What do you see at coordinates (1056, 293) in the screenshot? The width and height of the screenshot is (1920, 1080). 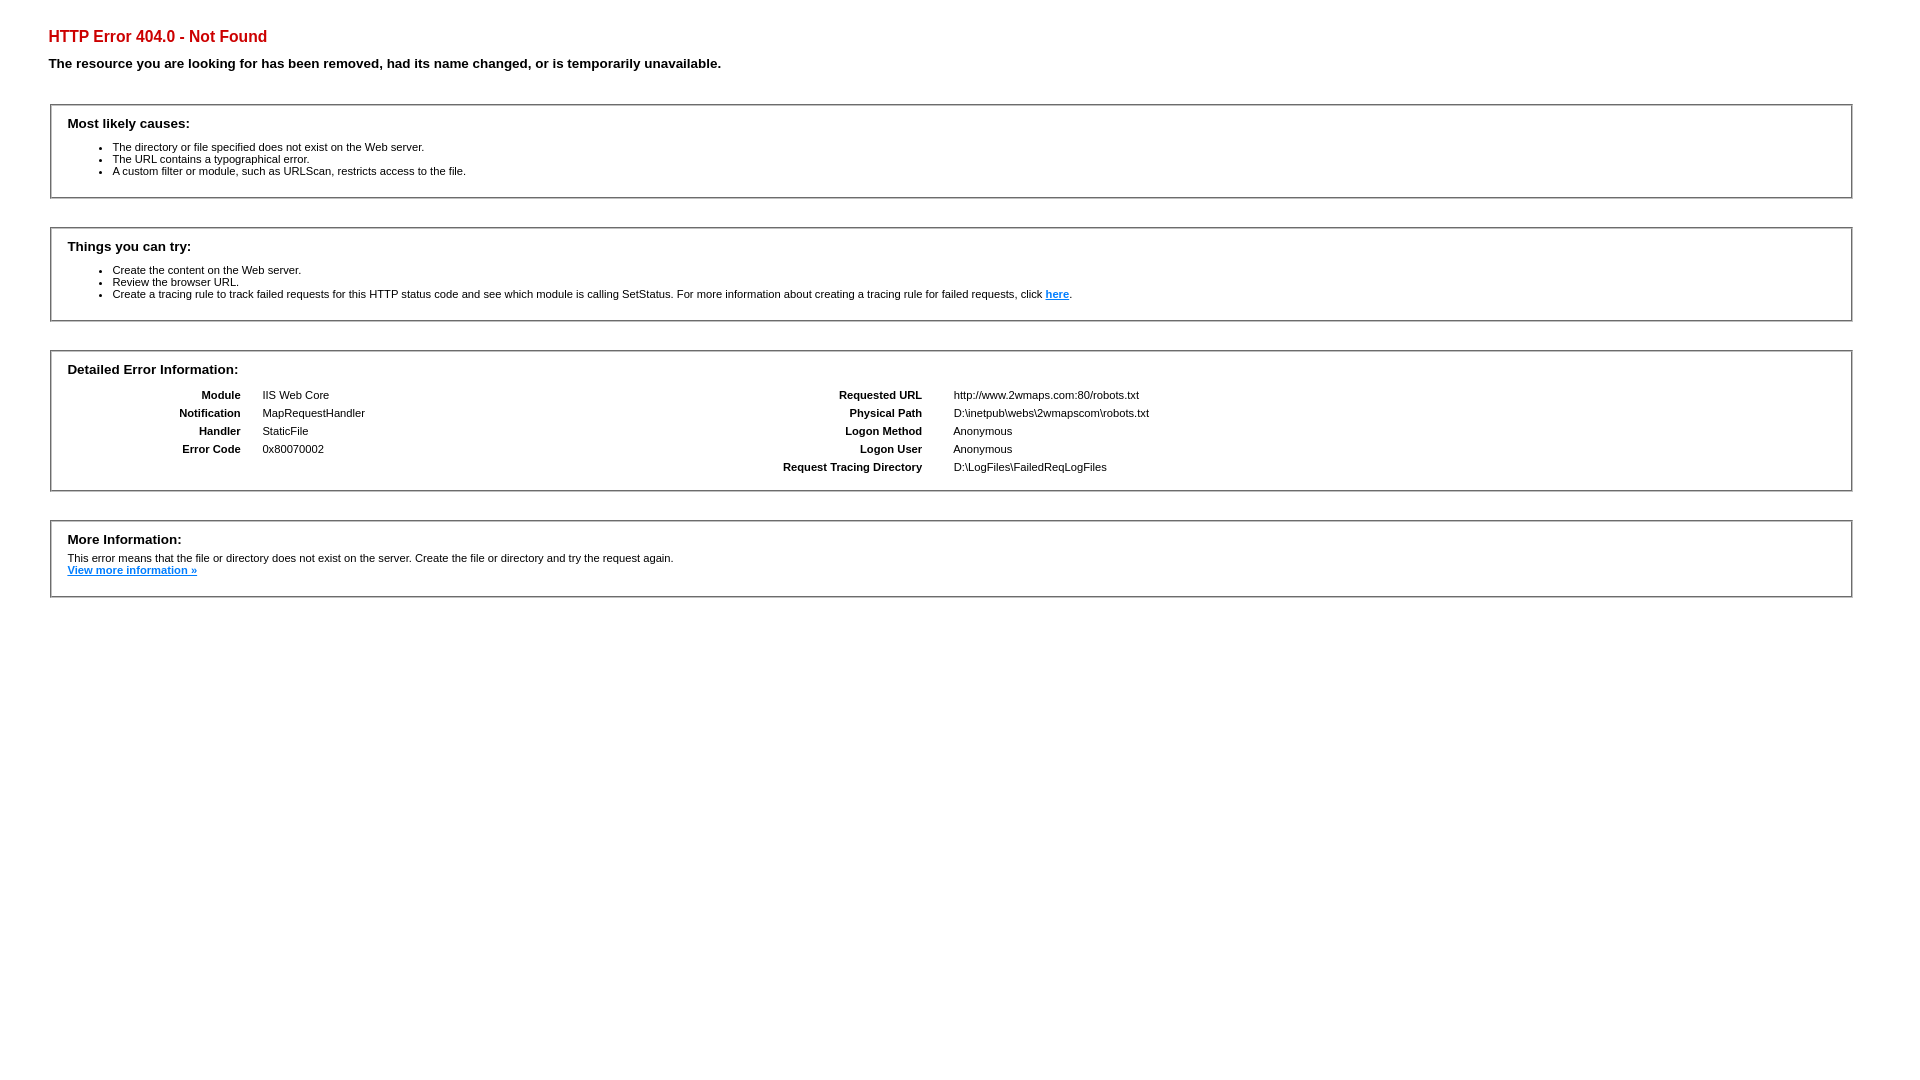 I see `'here'` at bounding box center [1056, 293].